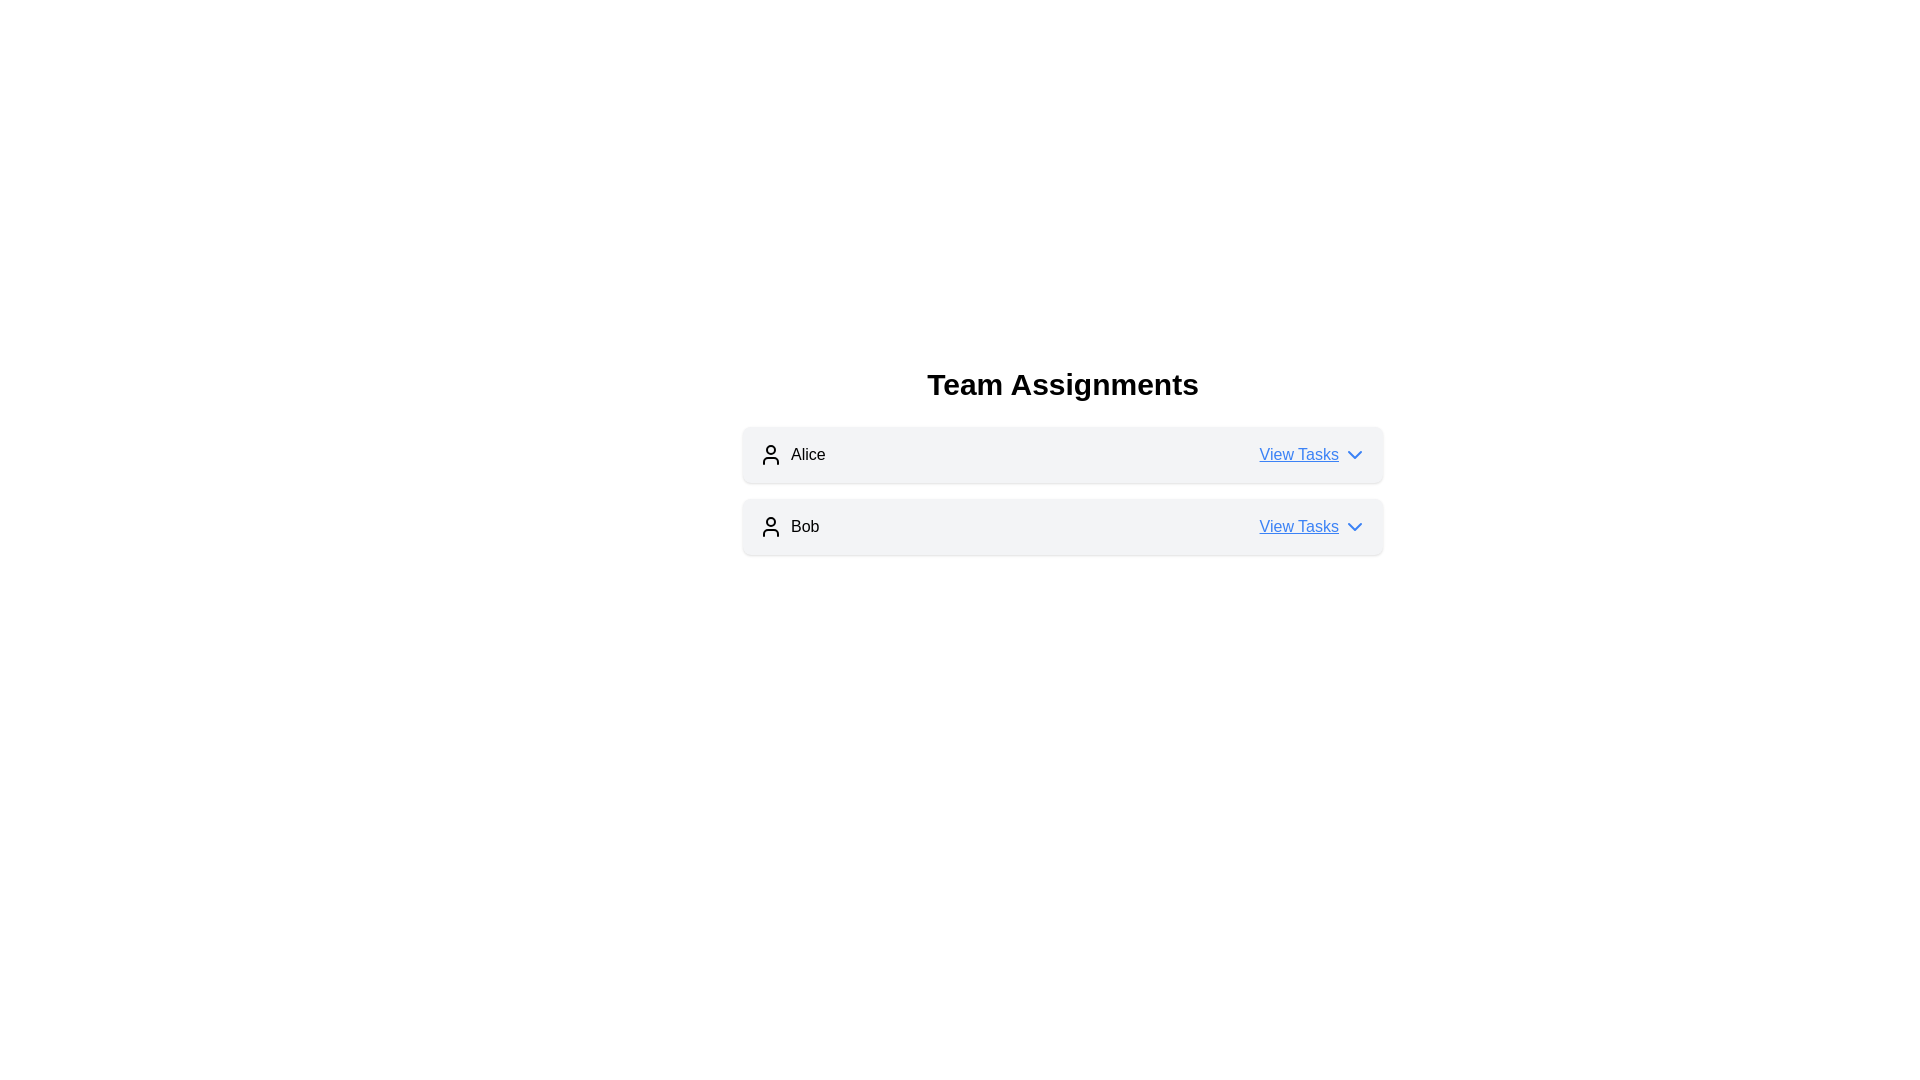  I want to click on the interactive hyperlink labeled 'View Tasks' located next to the name 'Alice' in the top row of user task entries, so click(1313, 455).